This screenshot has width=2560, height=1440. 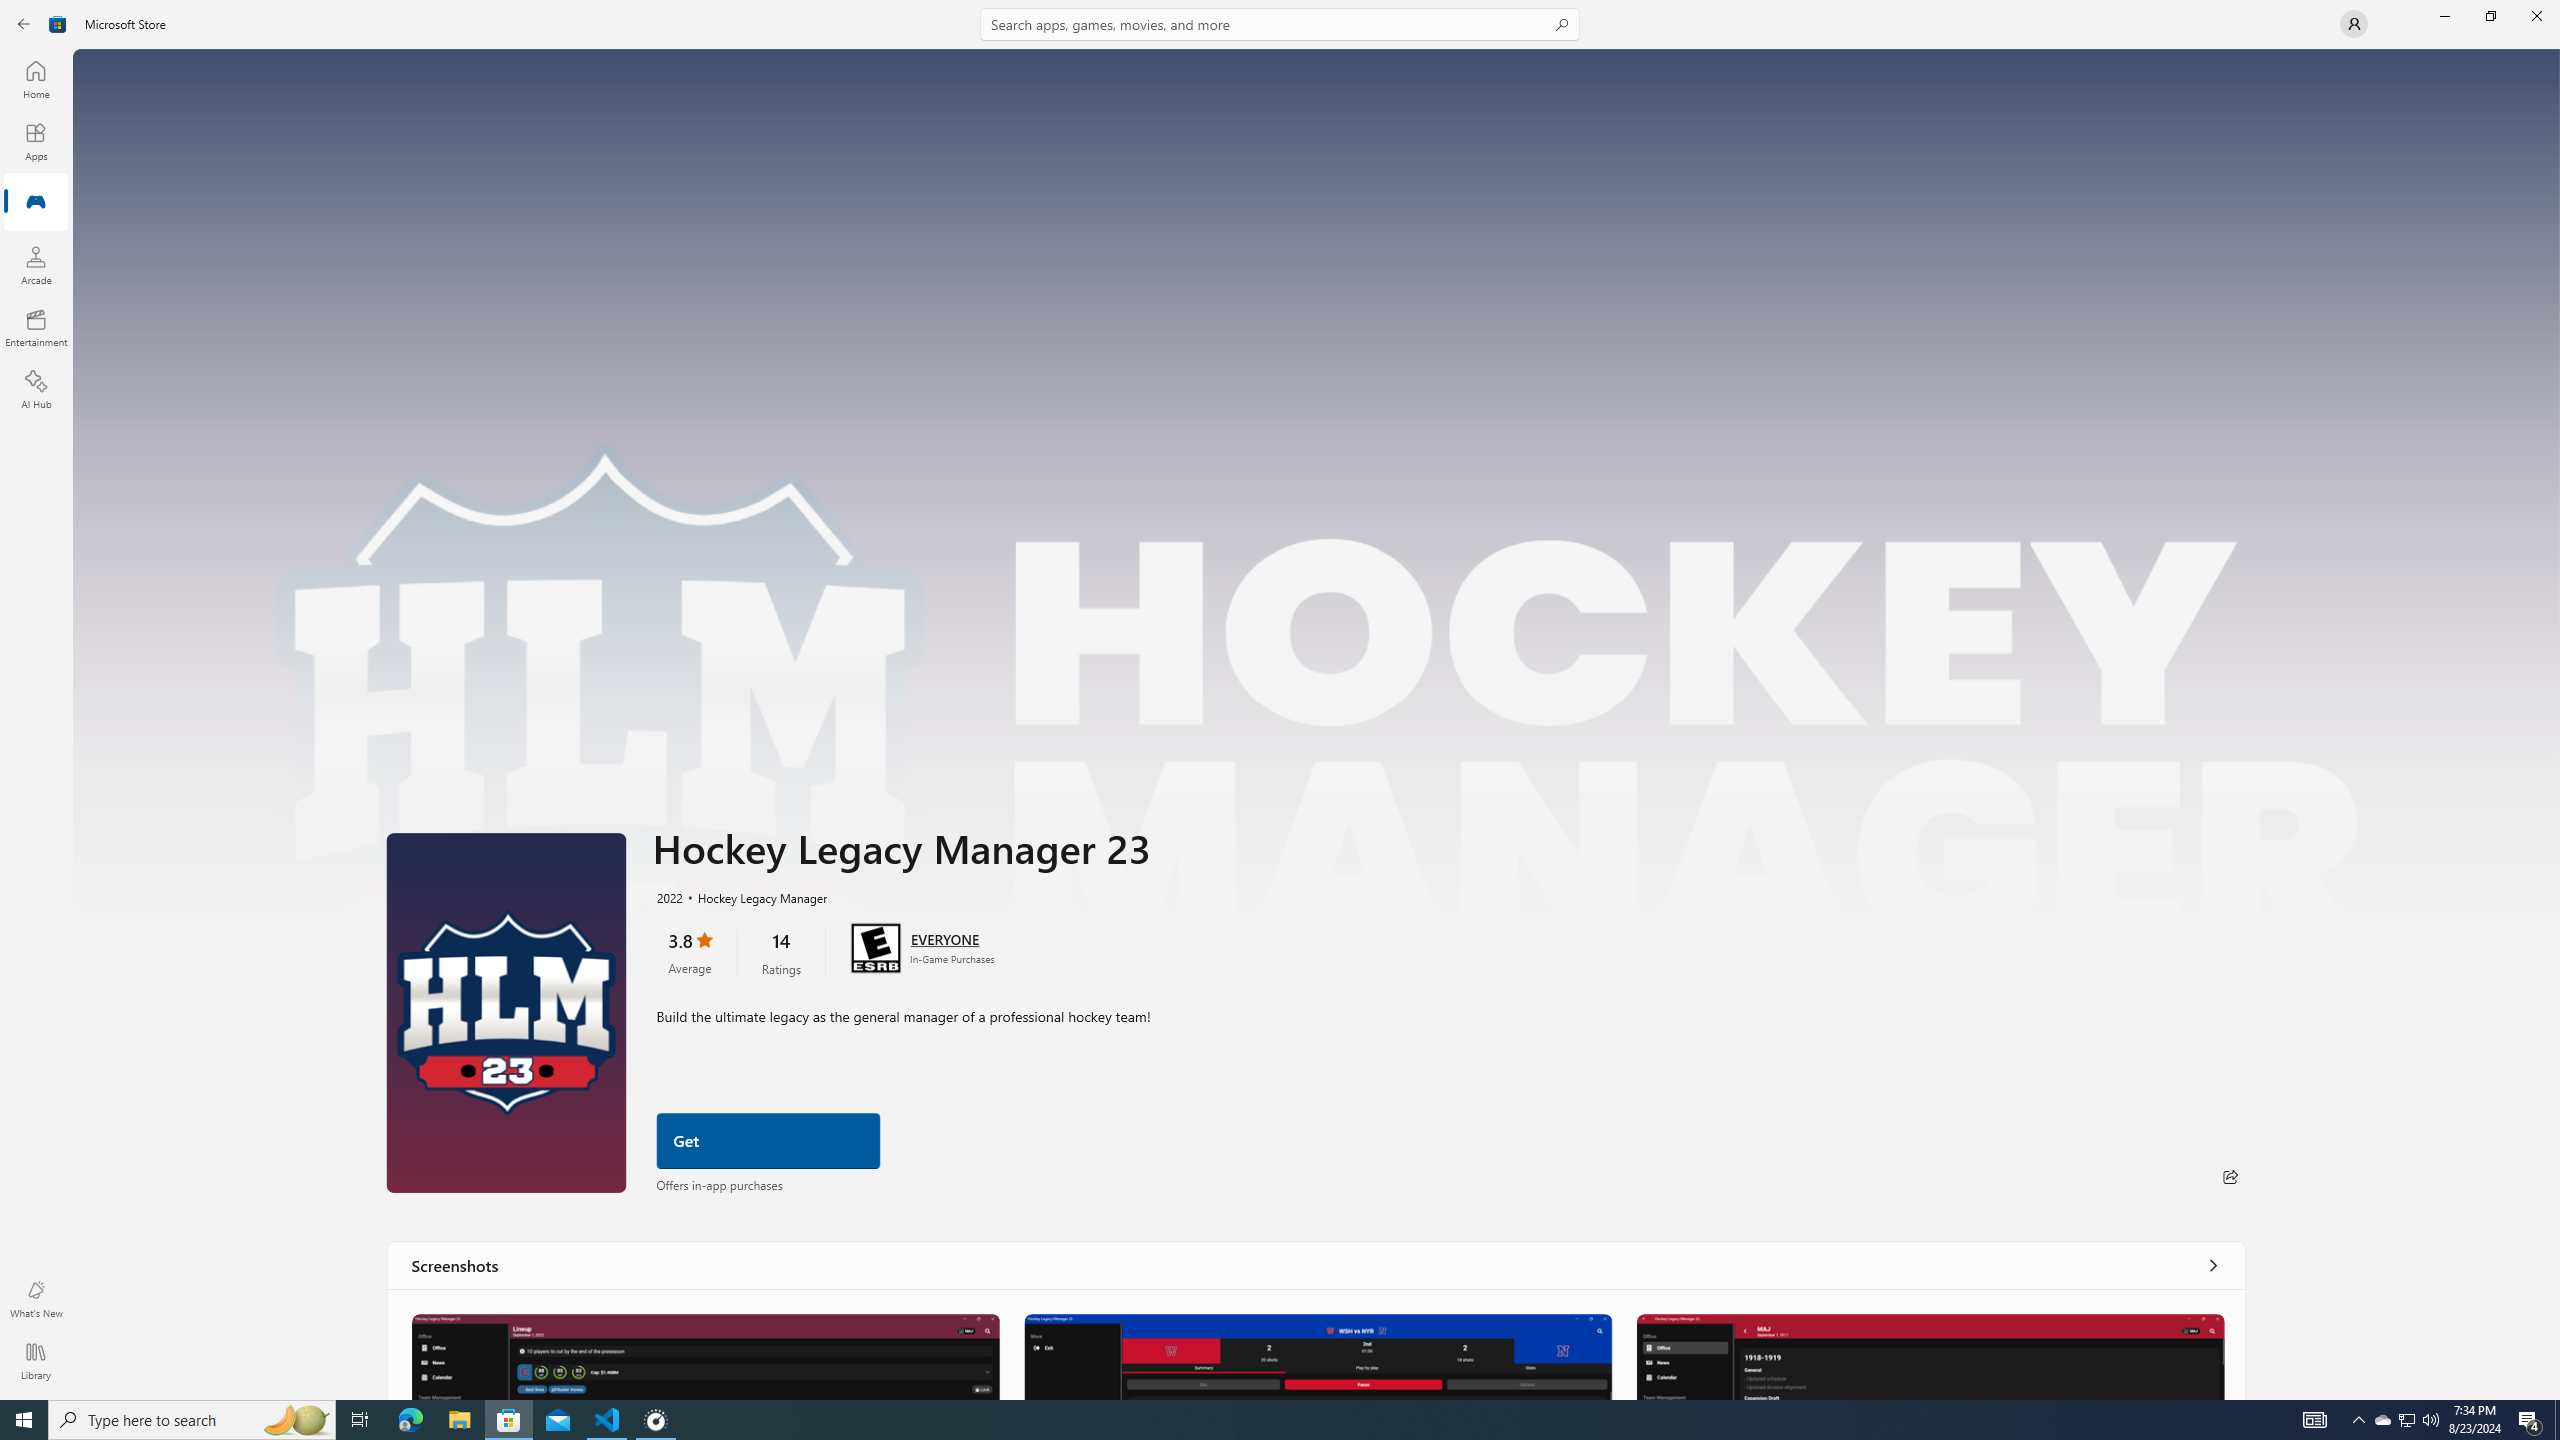 I want to click on 'Back', so click(x=24, y=22).